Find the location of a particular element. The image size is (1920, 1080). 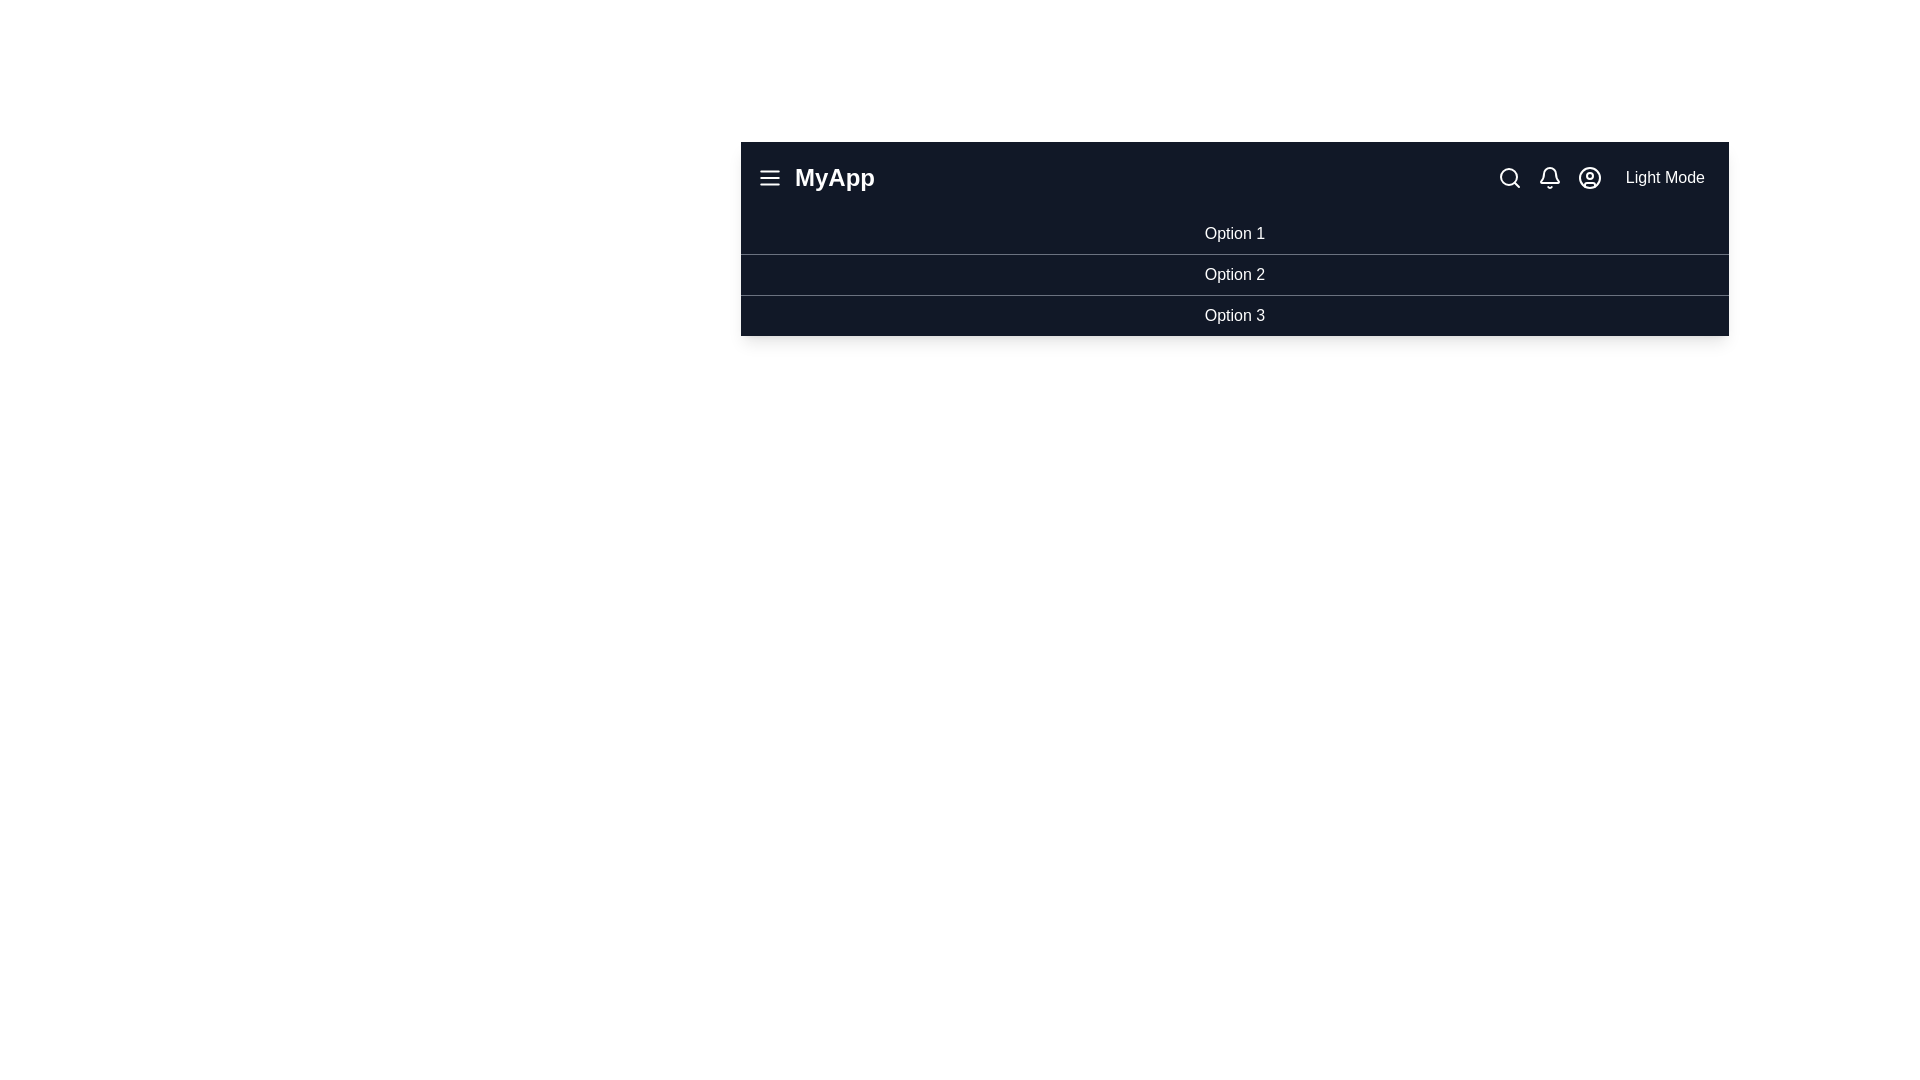

the mode toggle button to switch between light and dark modes is located at coordinates (1665, 176).